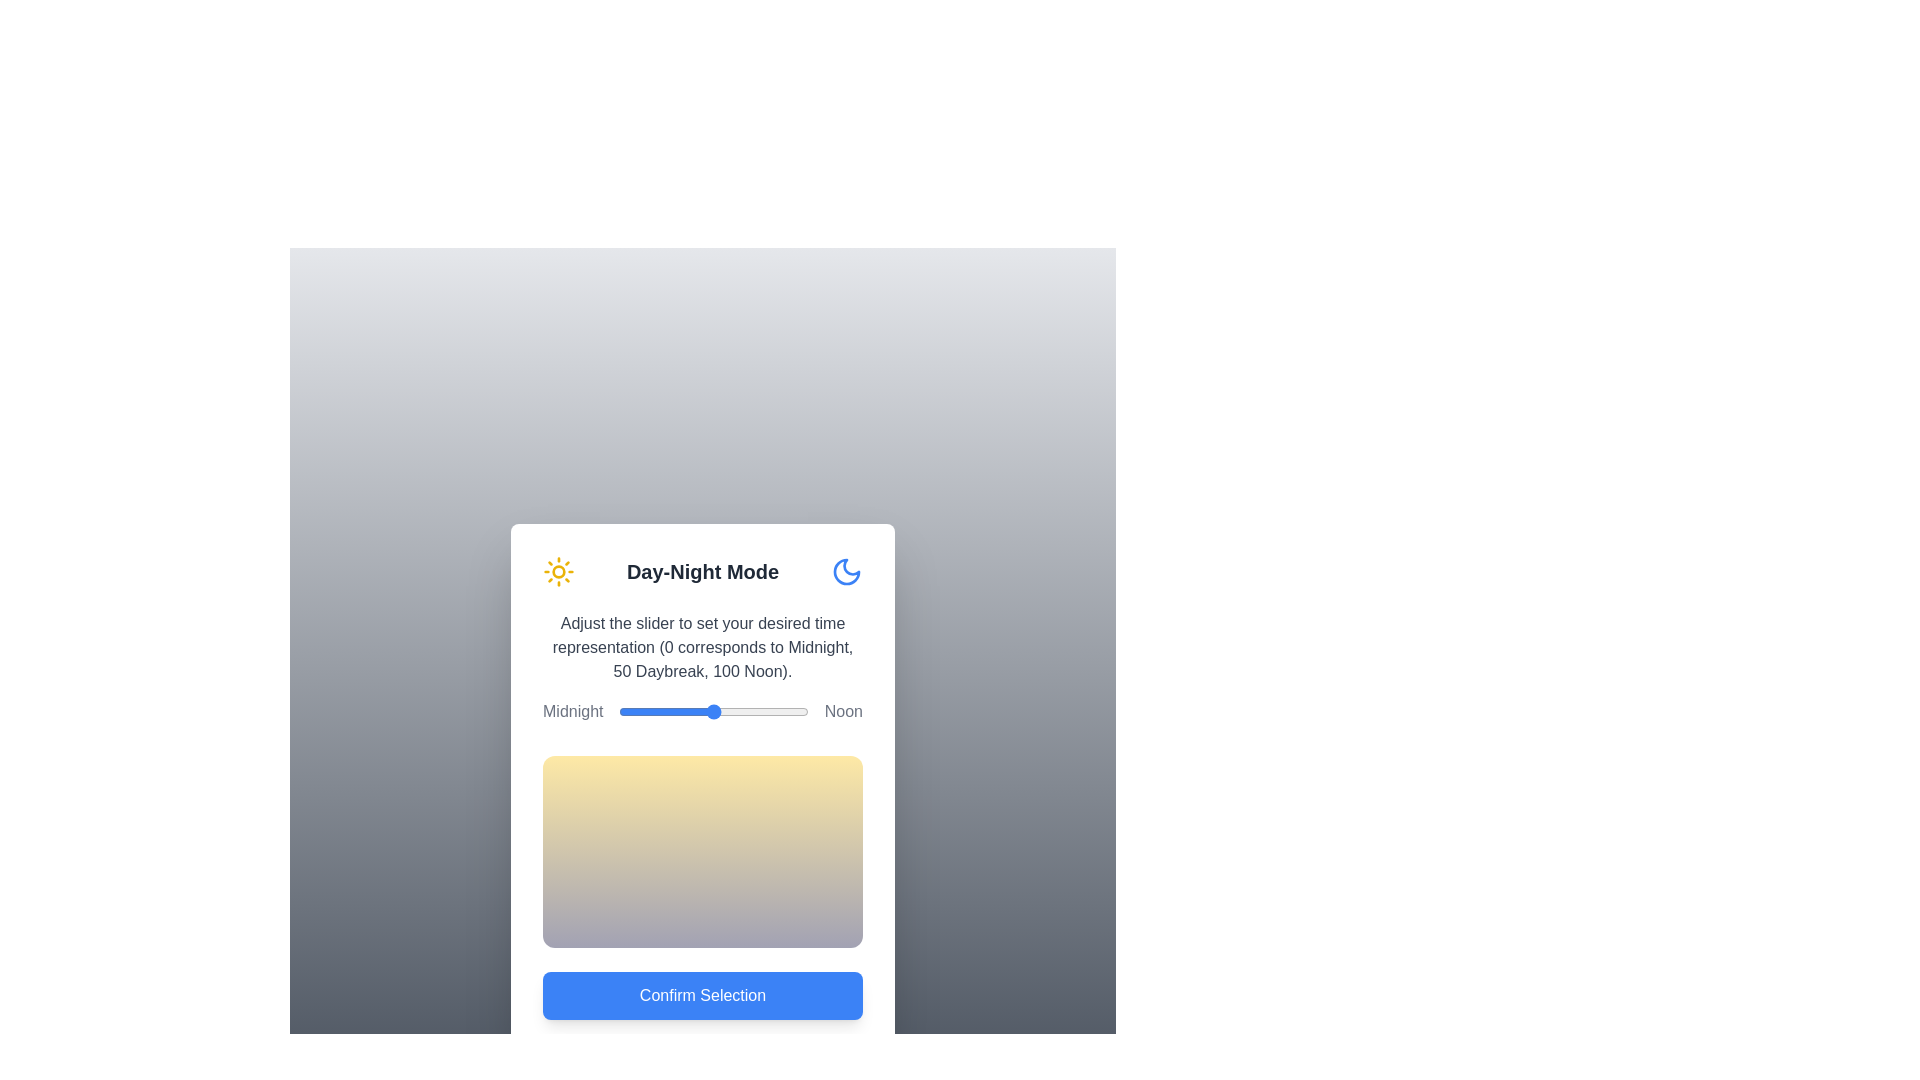 Image resolution: width=1920 pixels, height=1080 pixels. I want to click on the slider to set the time representation to 6, so click(629, 711).